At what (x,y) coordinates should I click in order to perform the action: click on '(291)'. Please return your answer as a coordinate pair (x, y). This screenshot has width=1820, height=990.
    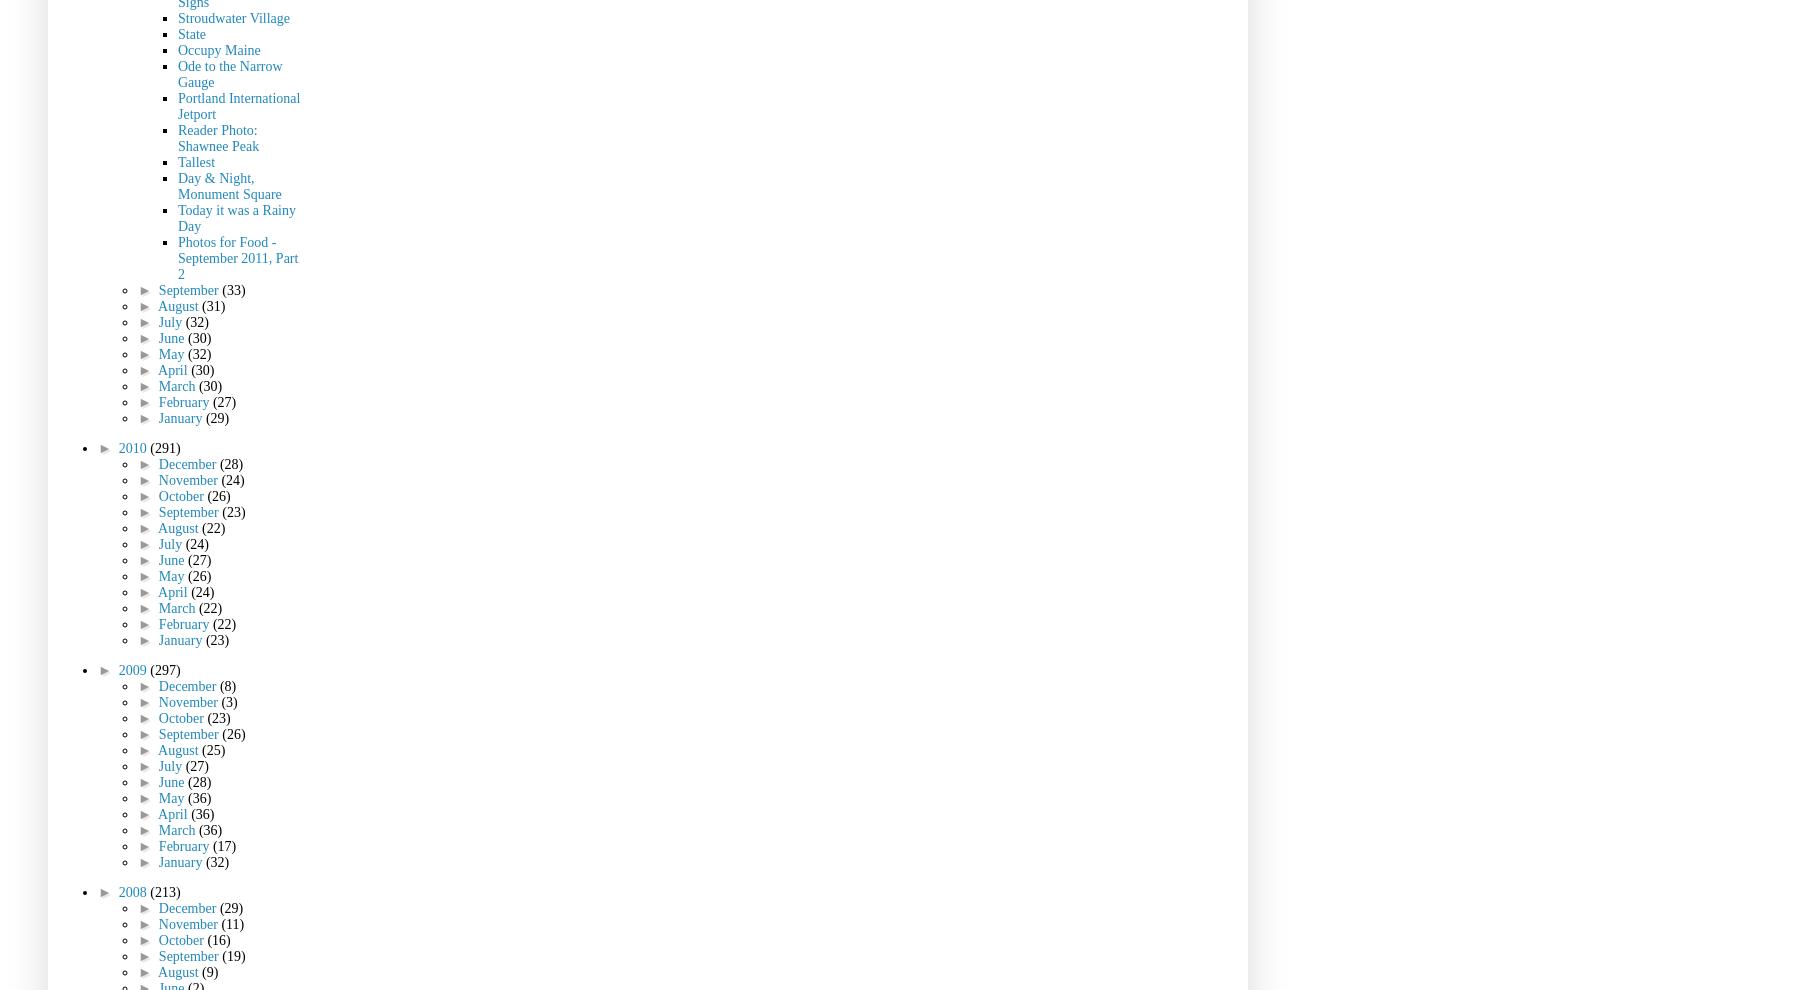
    Looking at the image, I should click on (165, 447).